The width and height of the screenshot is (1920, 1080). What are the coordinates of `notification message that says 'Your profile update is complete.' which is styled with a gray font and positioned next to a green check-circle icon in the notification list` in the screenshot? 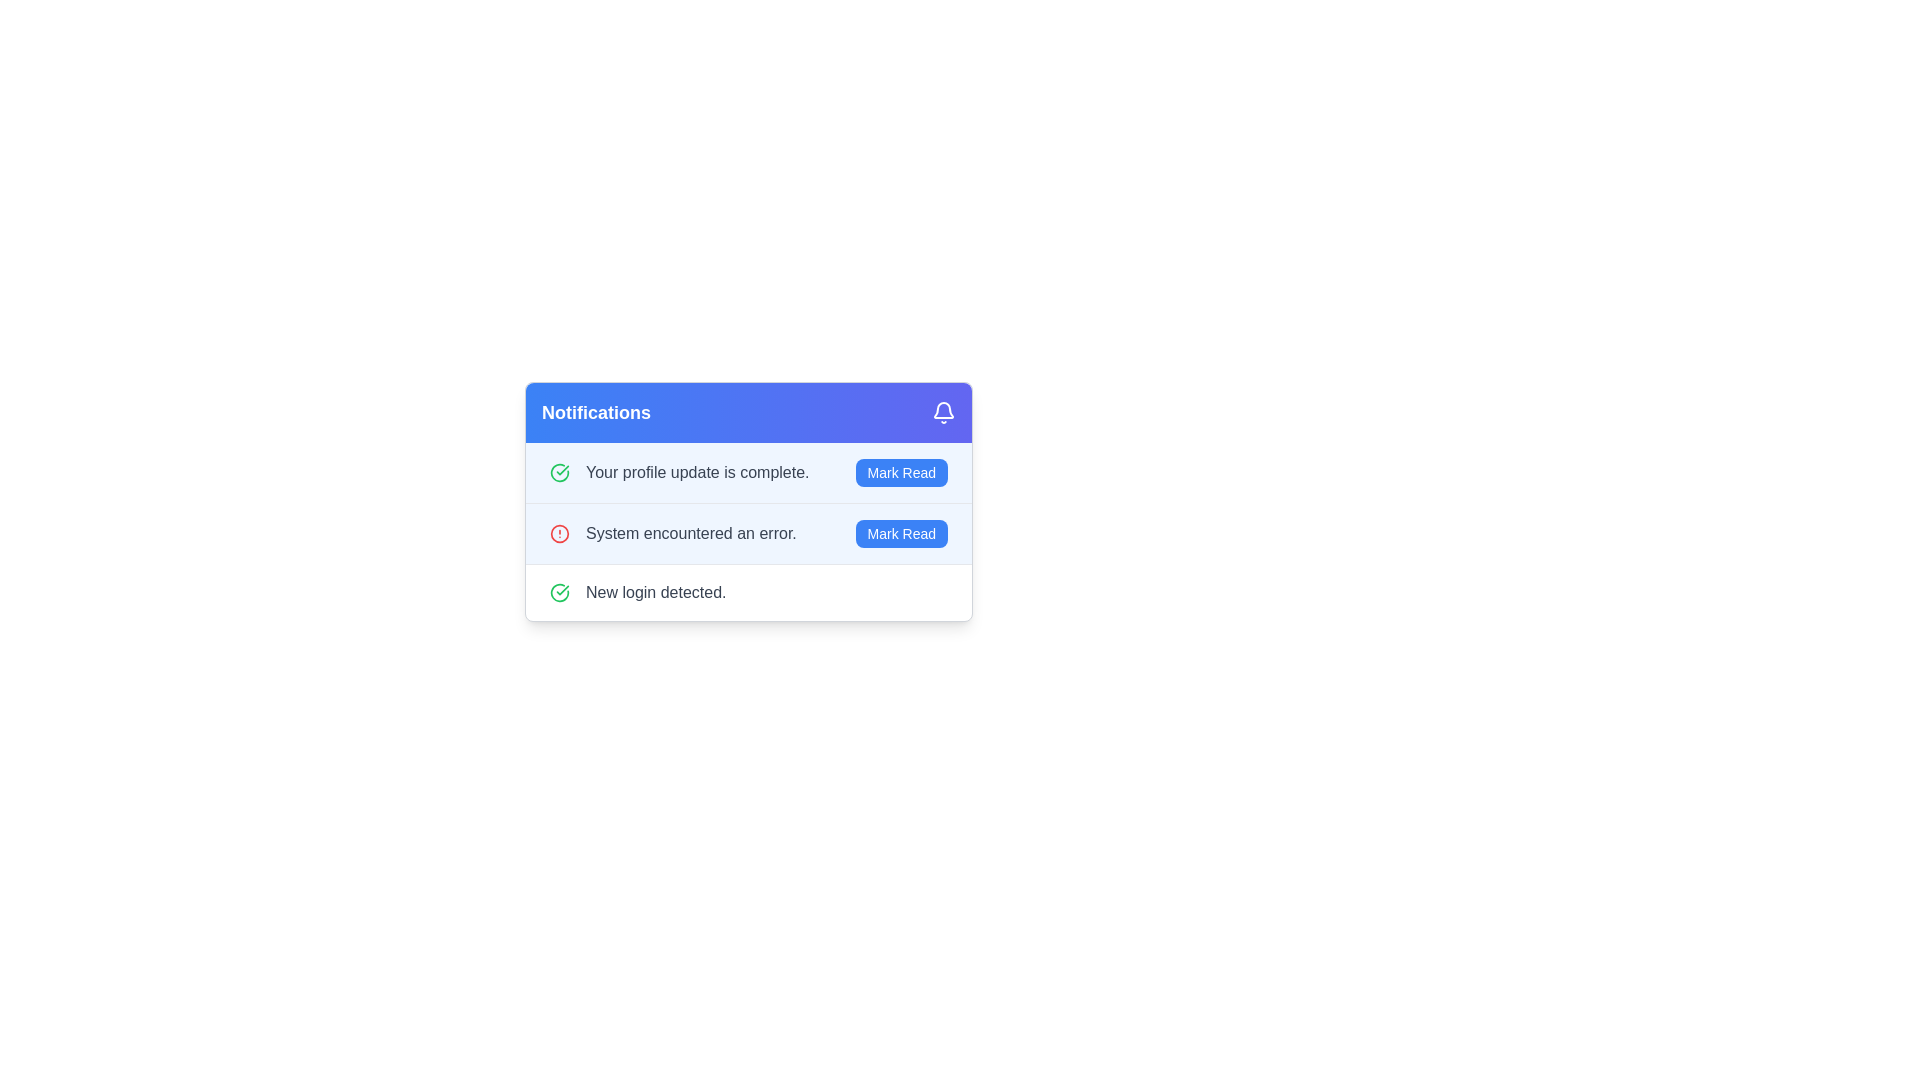 It's located at (697, 473).